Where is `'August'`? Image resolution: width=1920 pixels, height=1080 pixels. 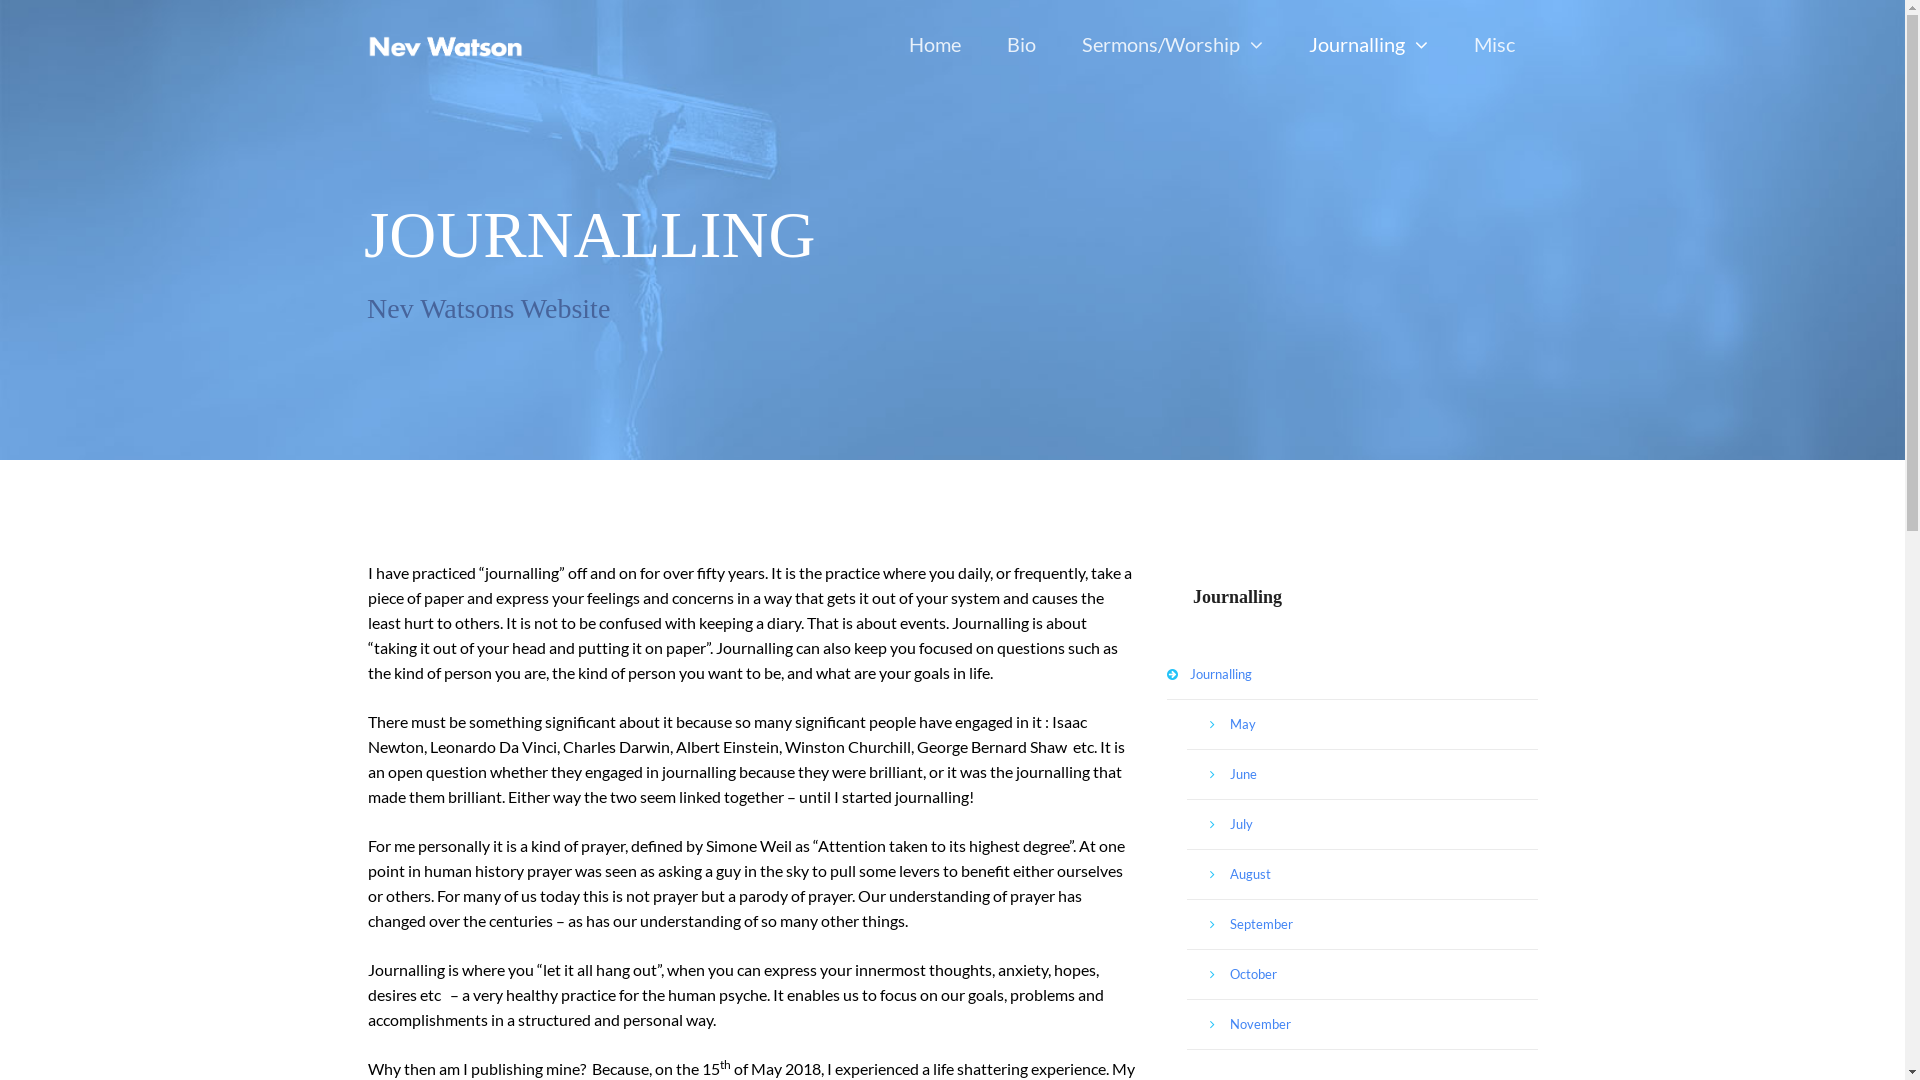 'August' is located at coordinates (1361, 874).